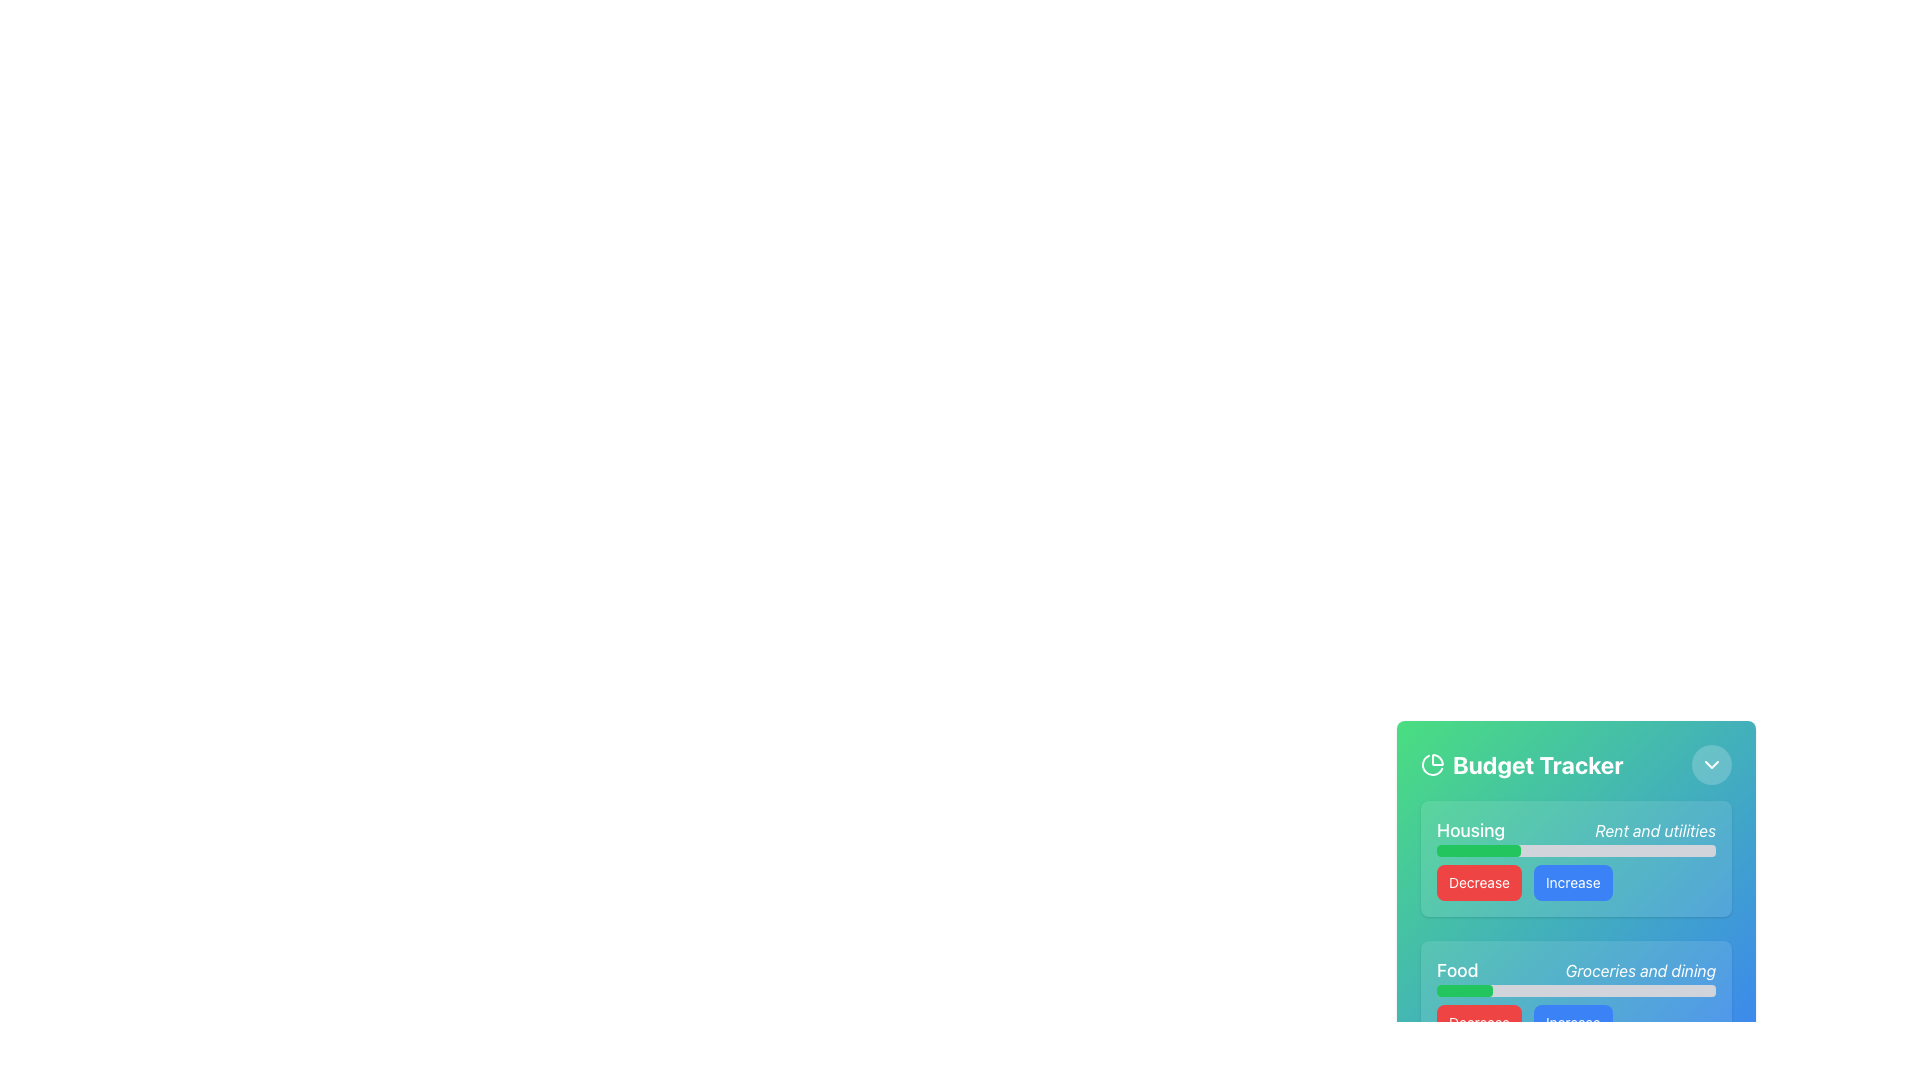 The image size is (1920, 1080). Describe the element at coordinates (1640, 970) in the screenshot. I see `the Italicized Text Label that provides supporting information for the category 'Food', located to the right of the 'Food' text element` at that location.